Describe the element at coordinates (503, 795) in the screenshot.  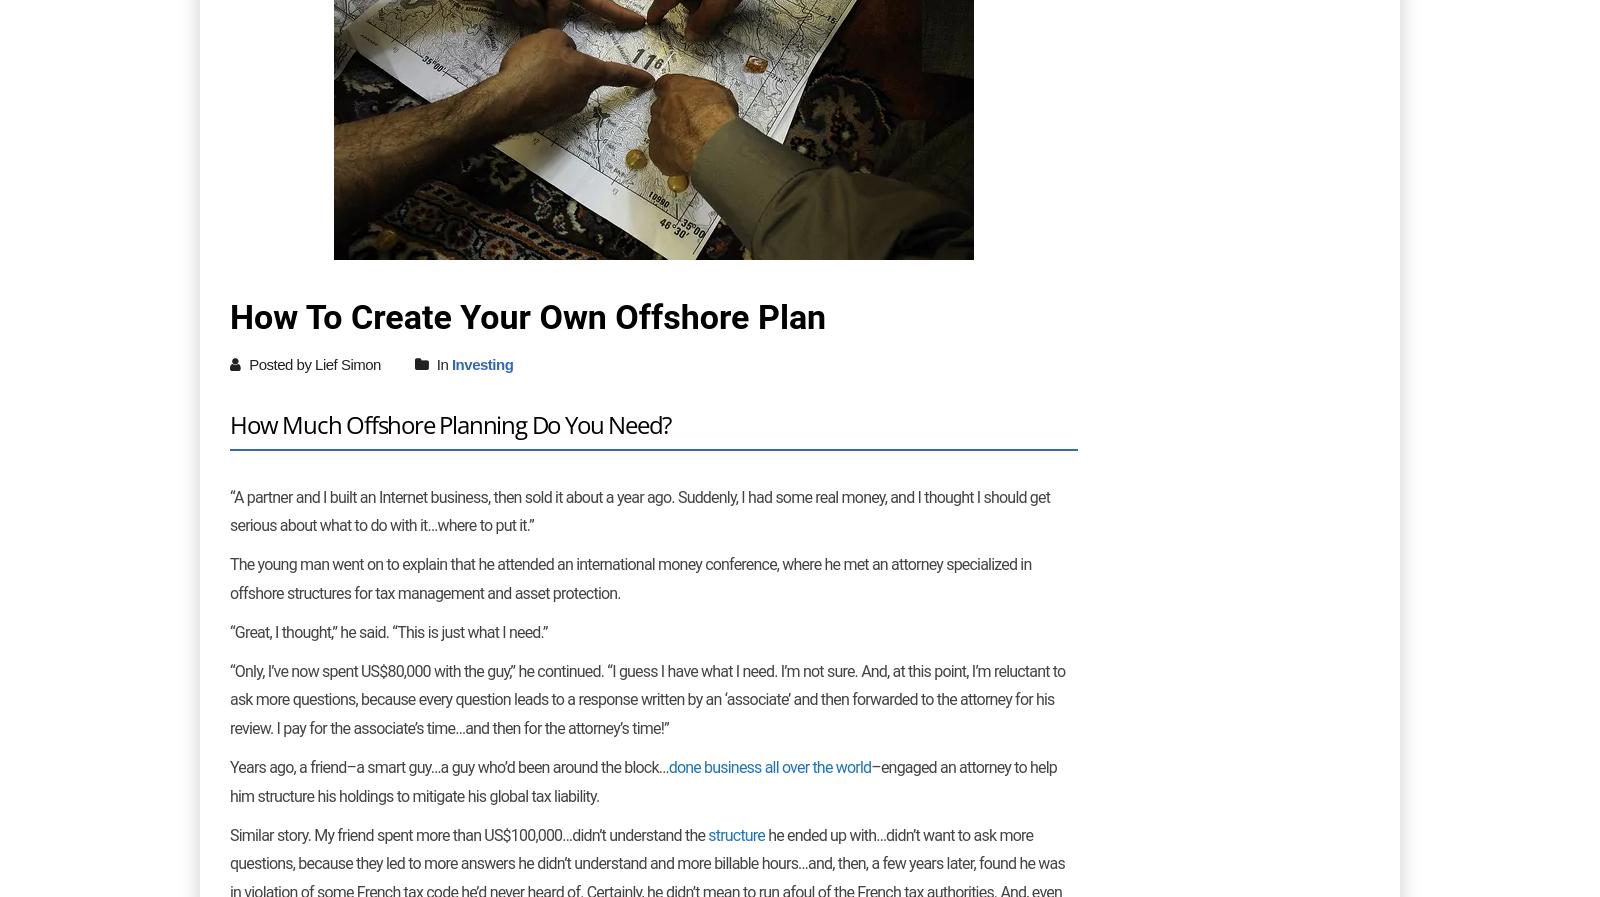
I see `'mitigate his global tax liability.'` at that location.